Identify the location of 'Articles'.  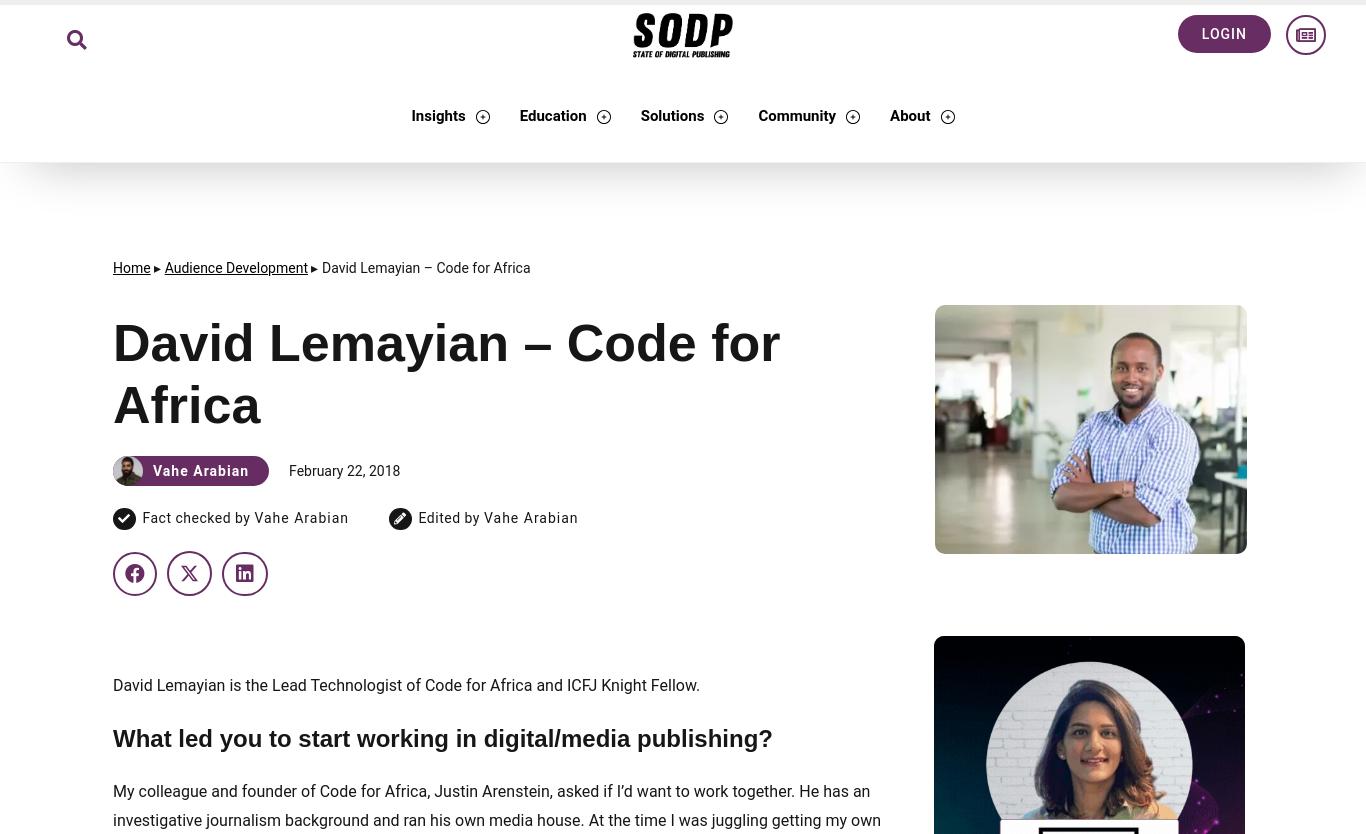
(533, 206).